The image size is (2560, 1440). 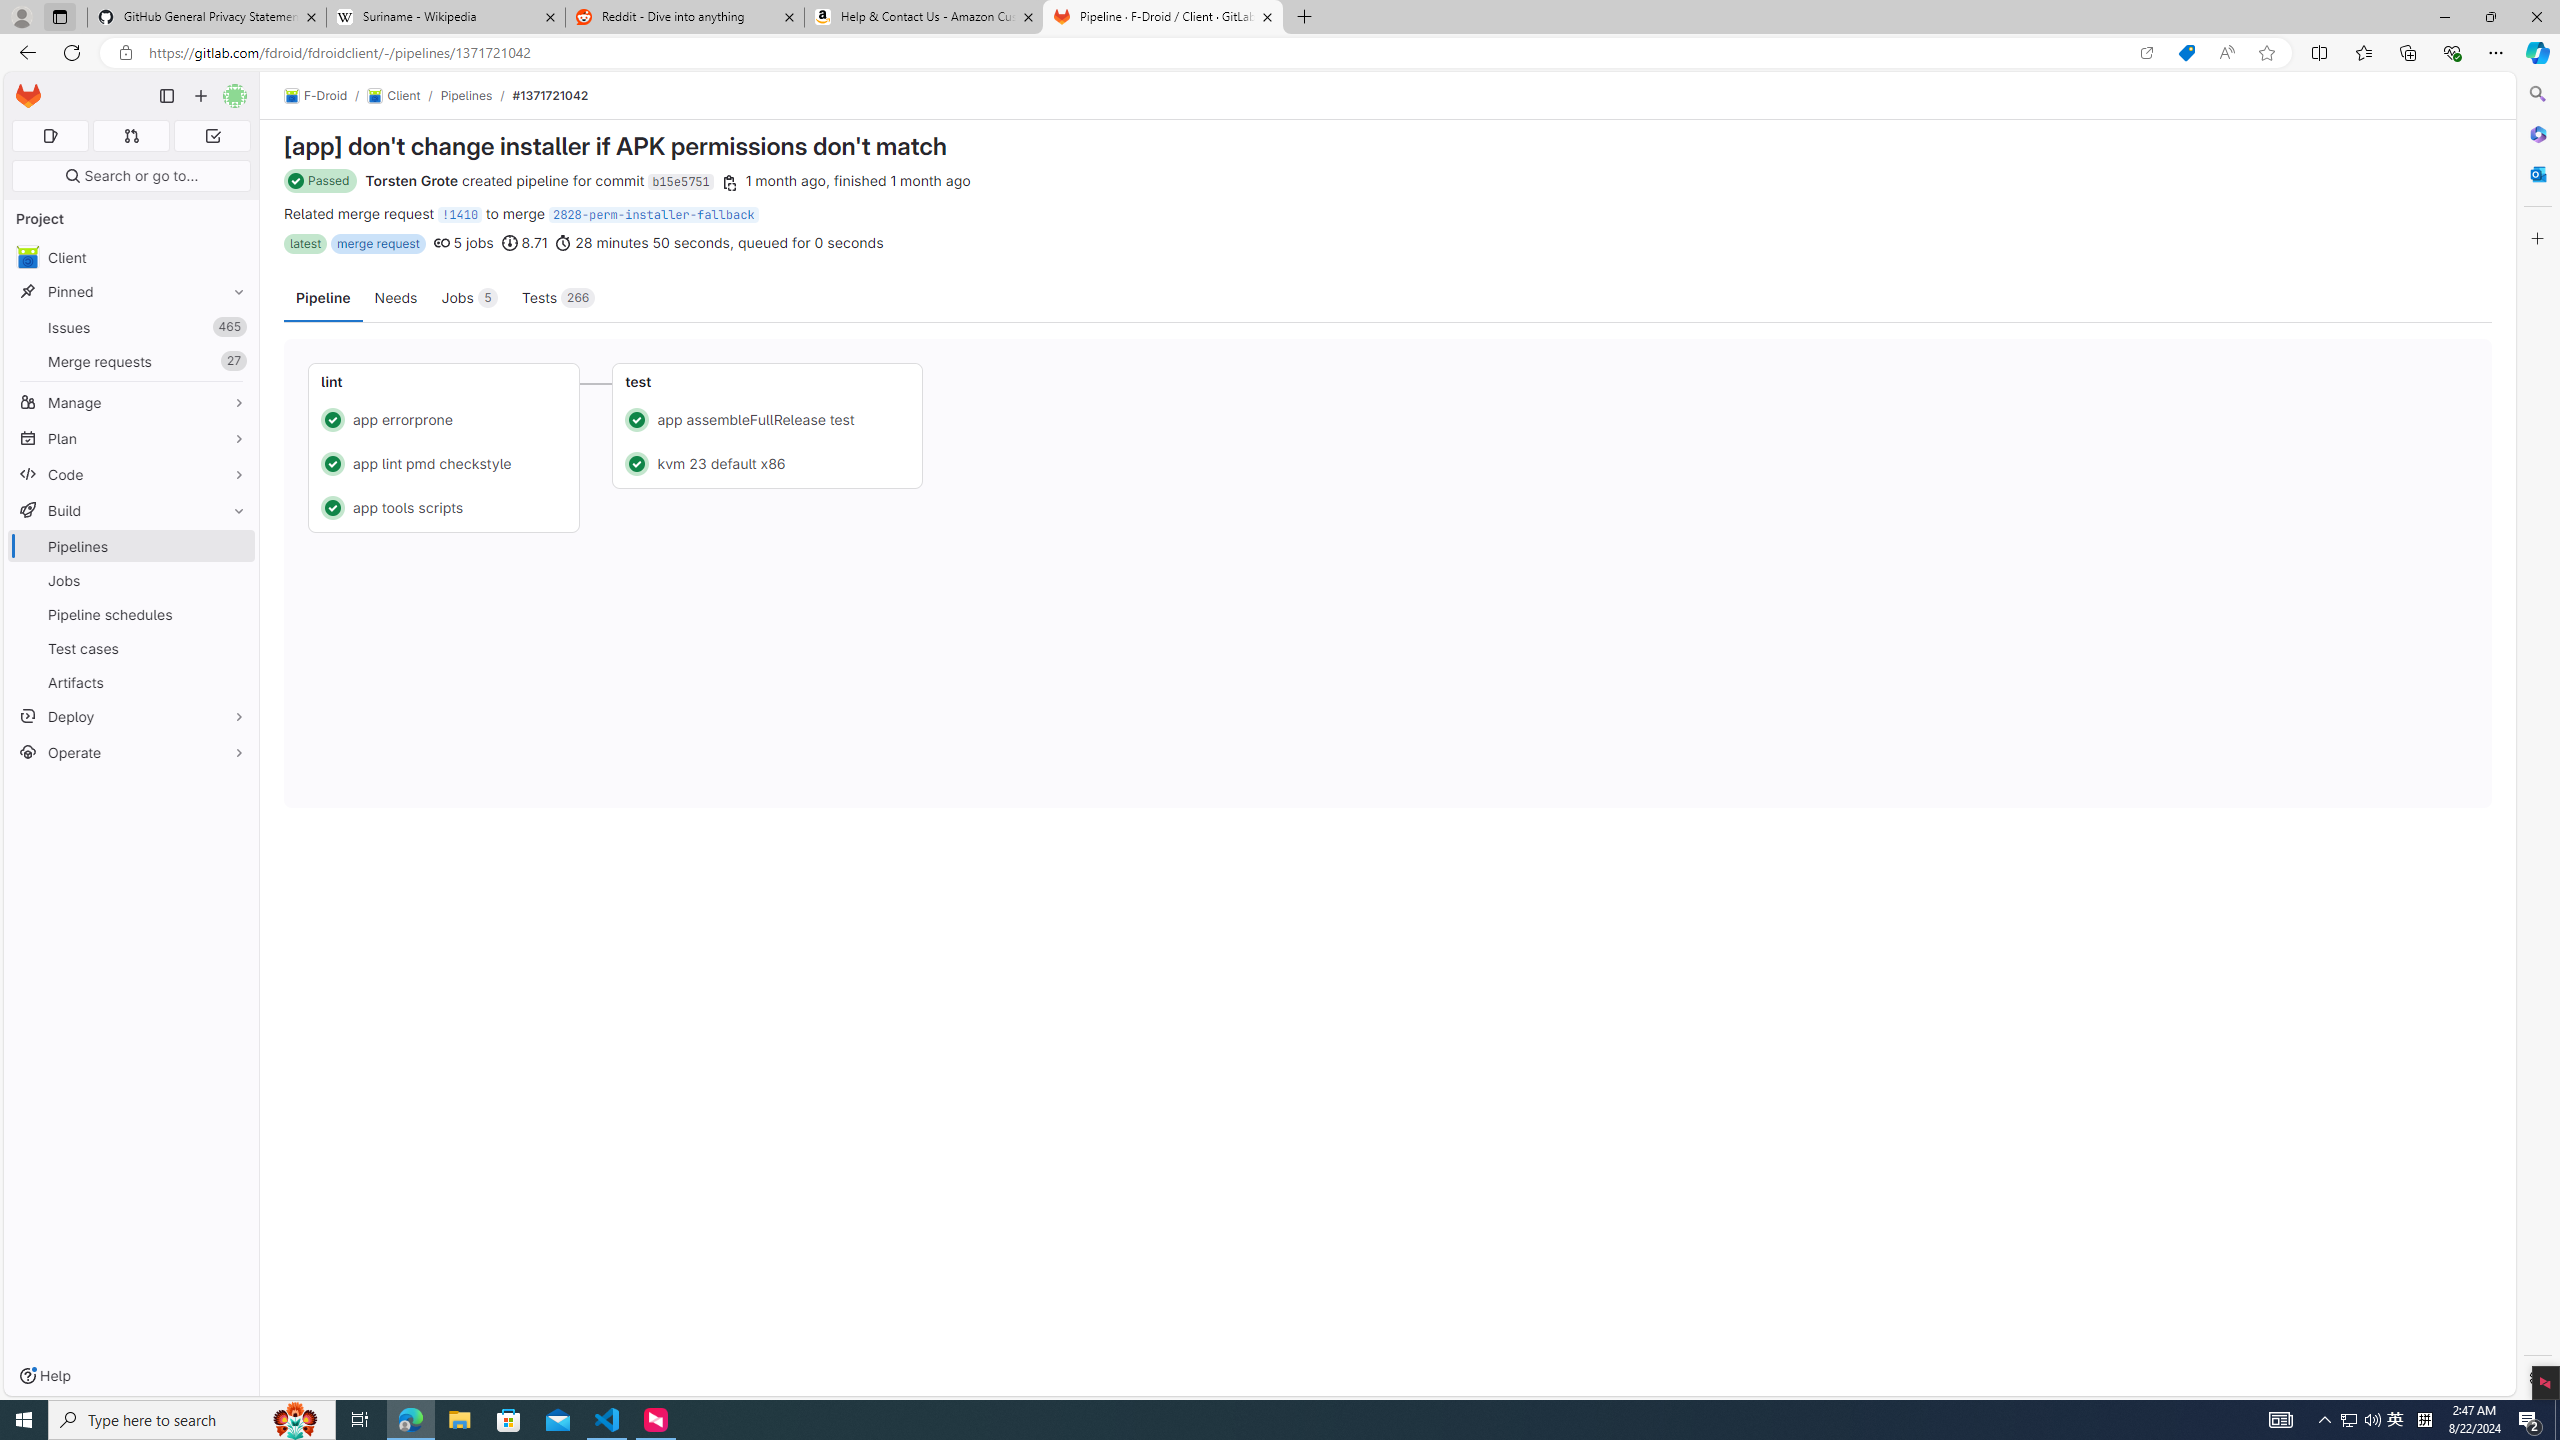 What do you see at coordinates (685, 16) in the screenshot?
I see `'Reddit - Dive into anything'` at bounding box center [685, 16].